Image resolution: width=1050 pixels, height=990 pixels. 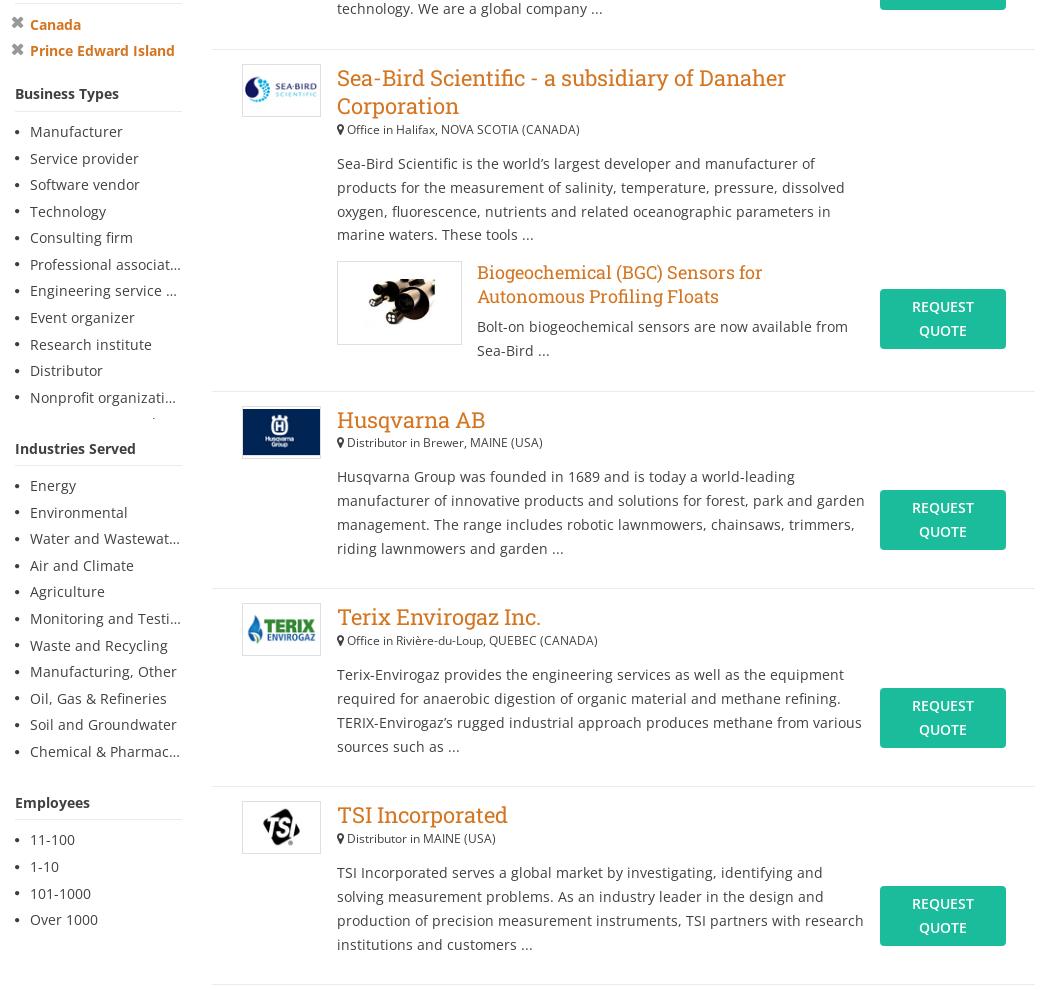 I want to click on 'Environmental Industry Products', so click(x=610, y=601).